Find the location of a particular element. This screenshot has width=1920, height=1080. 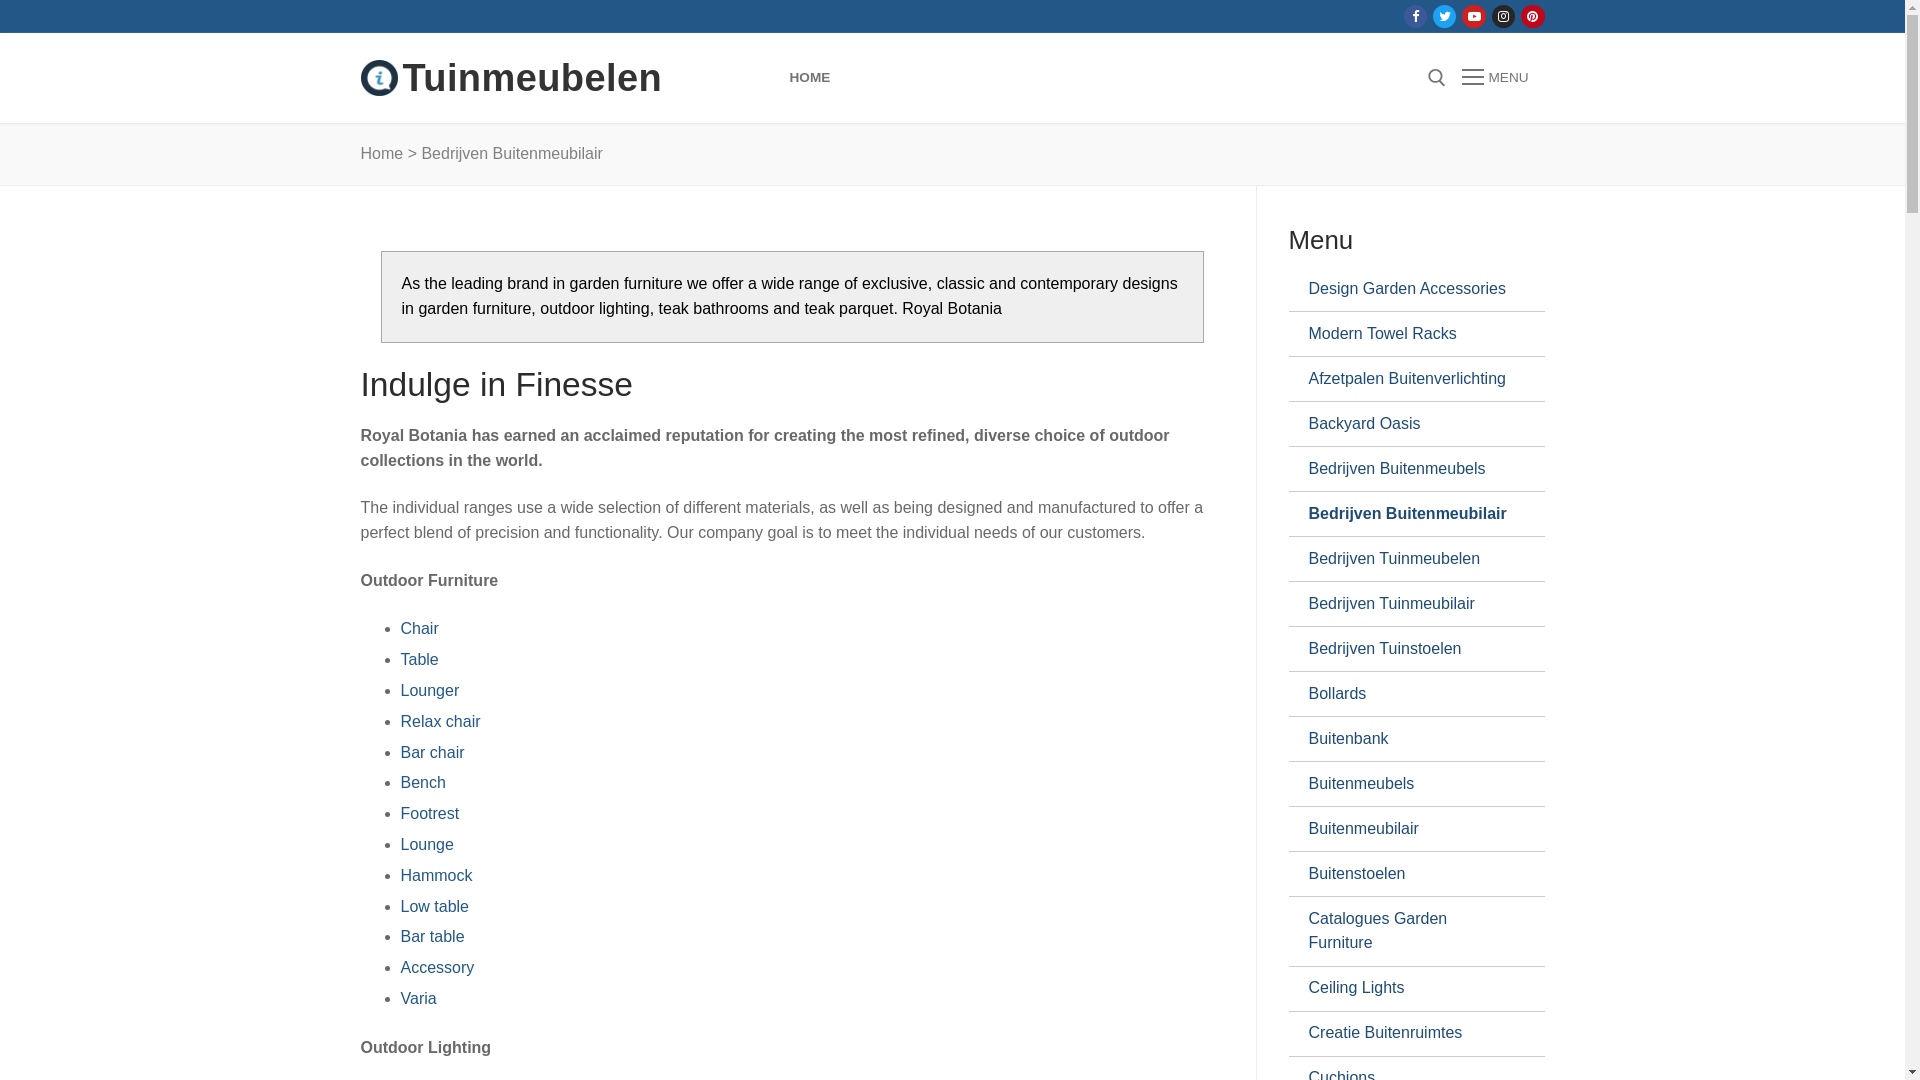

'Pinterest' is located at coordinates (1525, 16).